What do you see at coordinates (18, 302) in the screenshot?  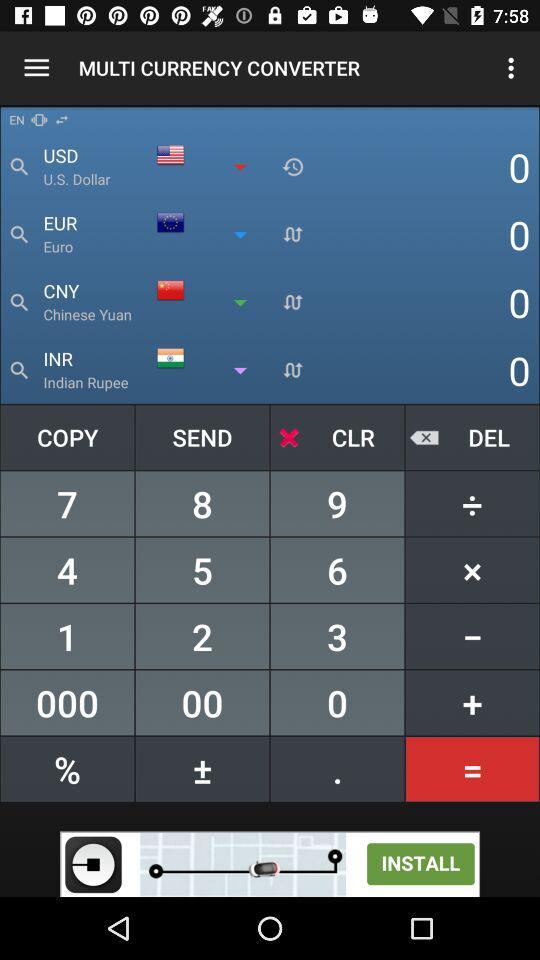 I see `the search icon` at bounding box center [18, 302].